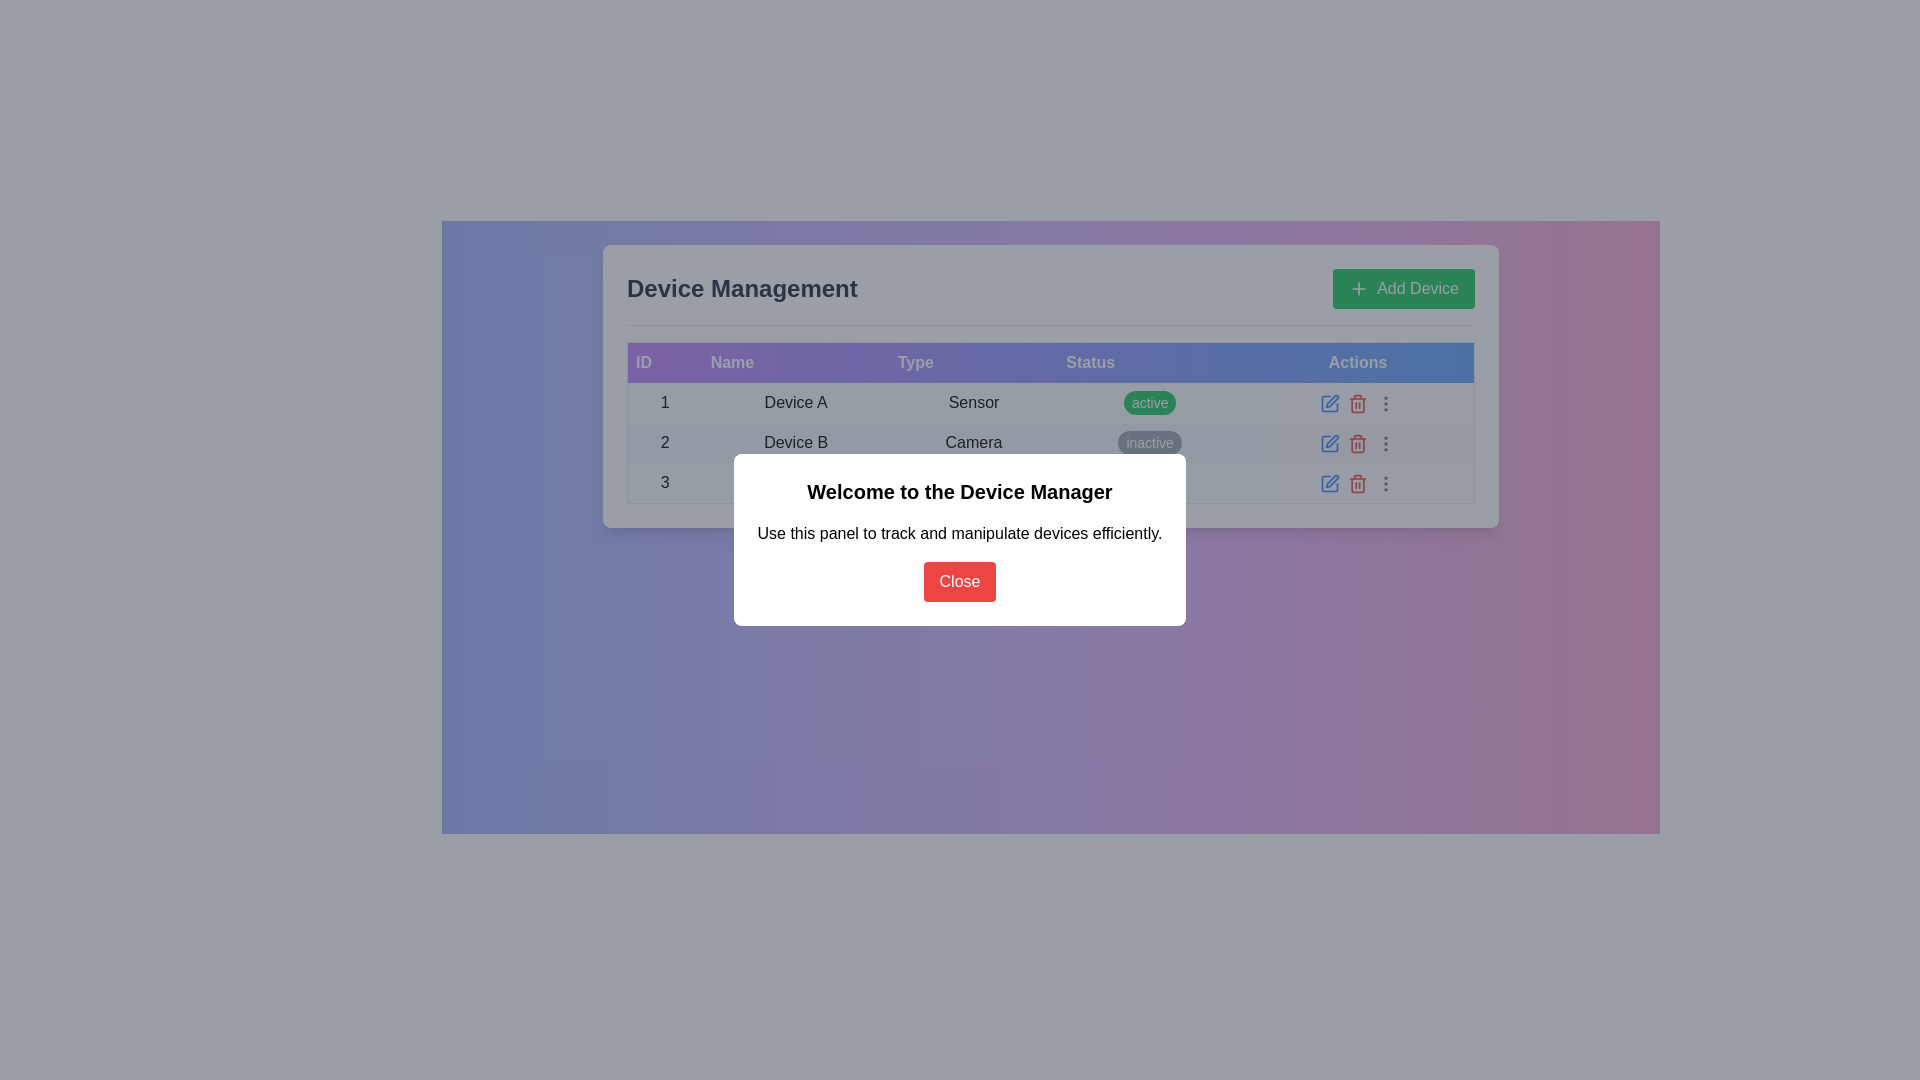  Describe the element at coordinates (1329, 402) in the screenshot. I see `the editing icon in the 'Actions' column for 'Device A'` at that location.